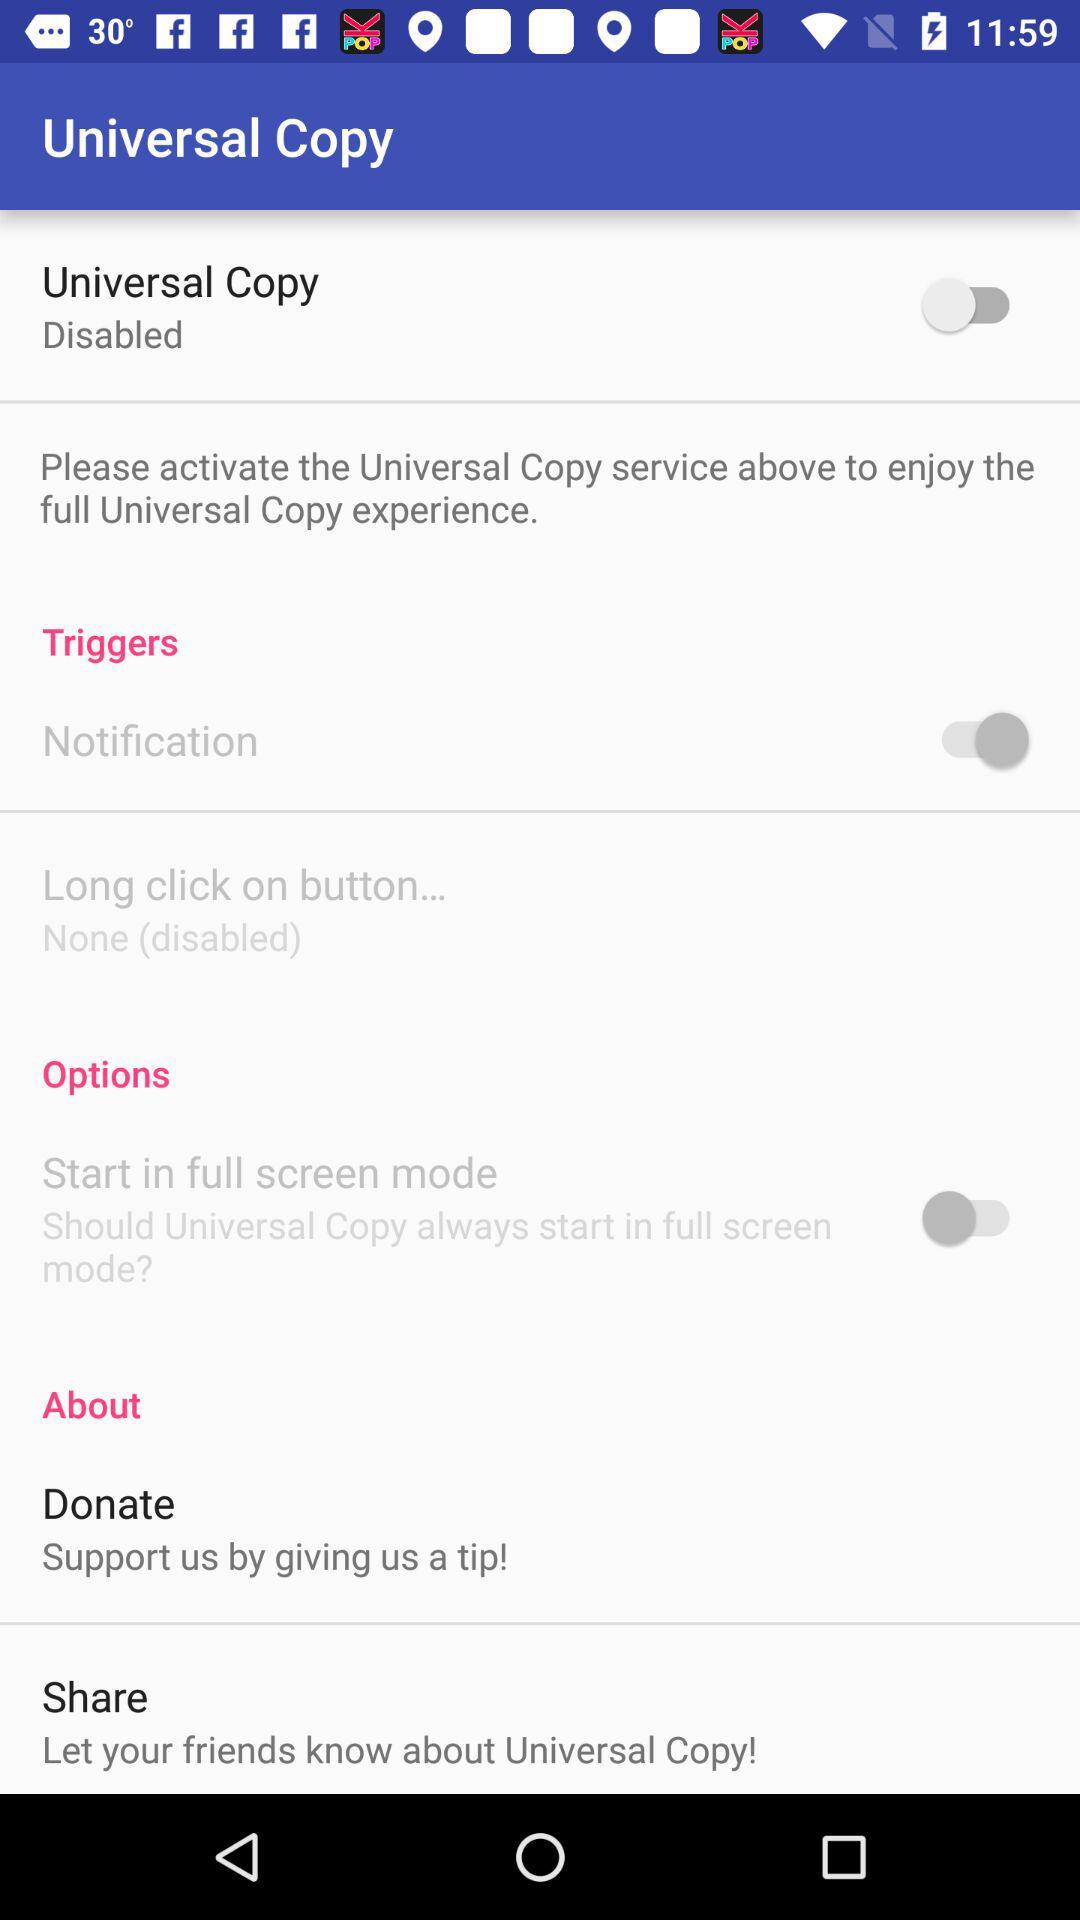  What do you see at coordinates (974, 303) in the screenshot?
I see `universal copy option` at bounding box center [974, 303].